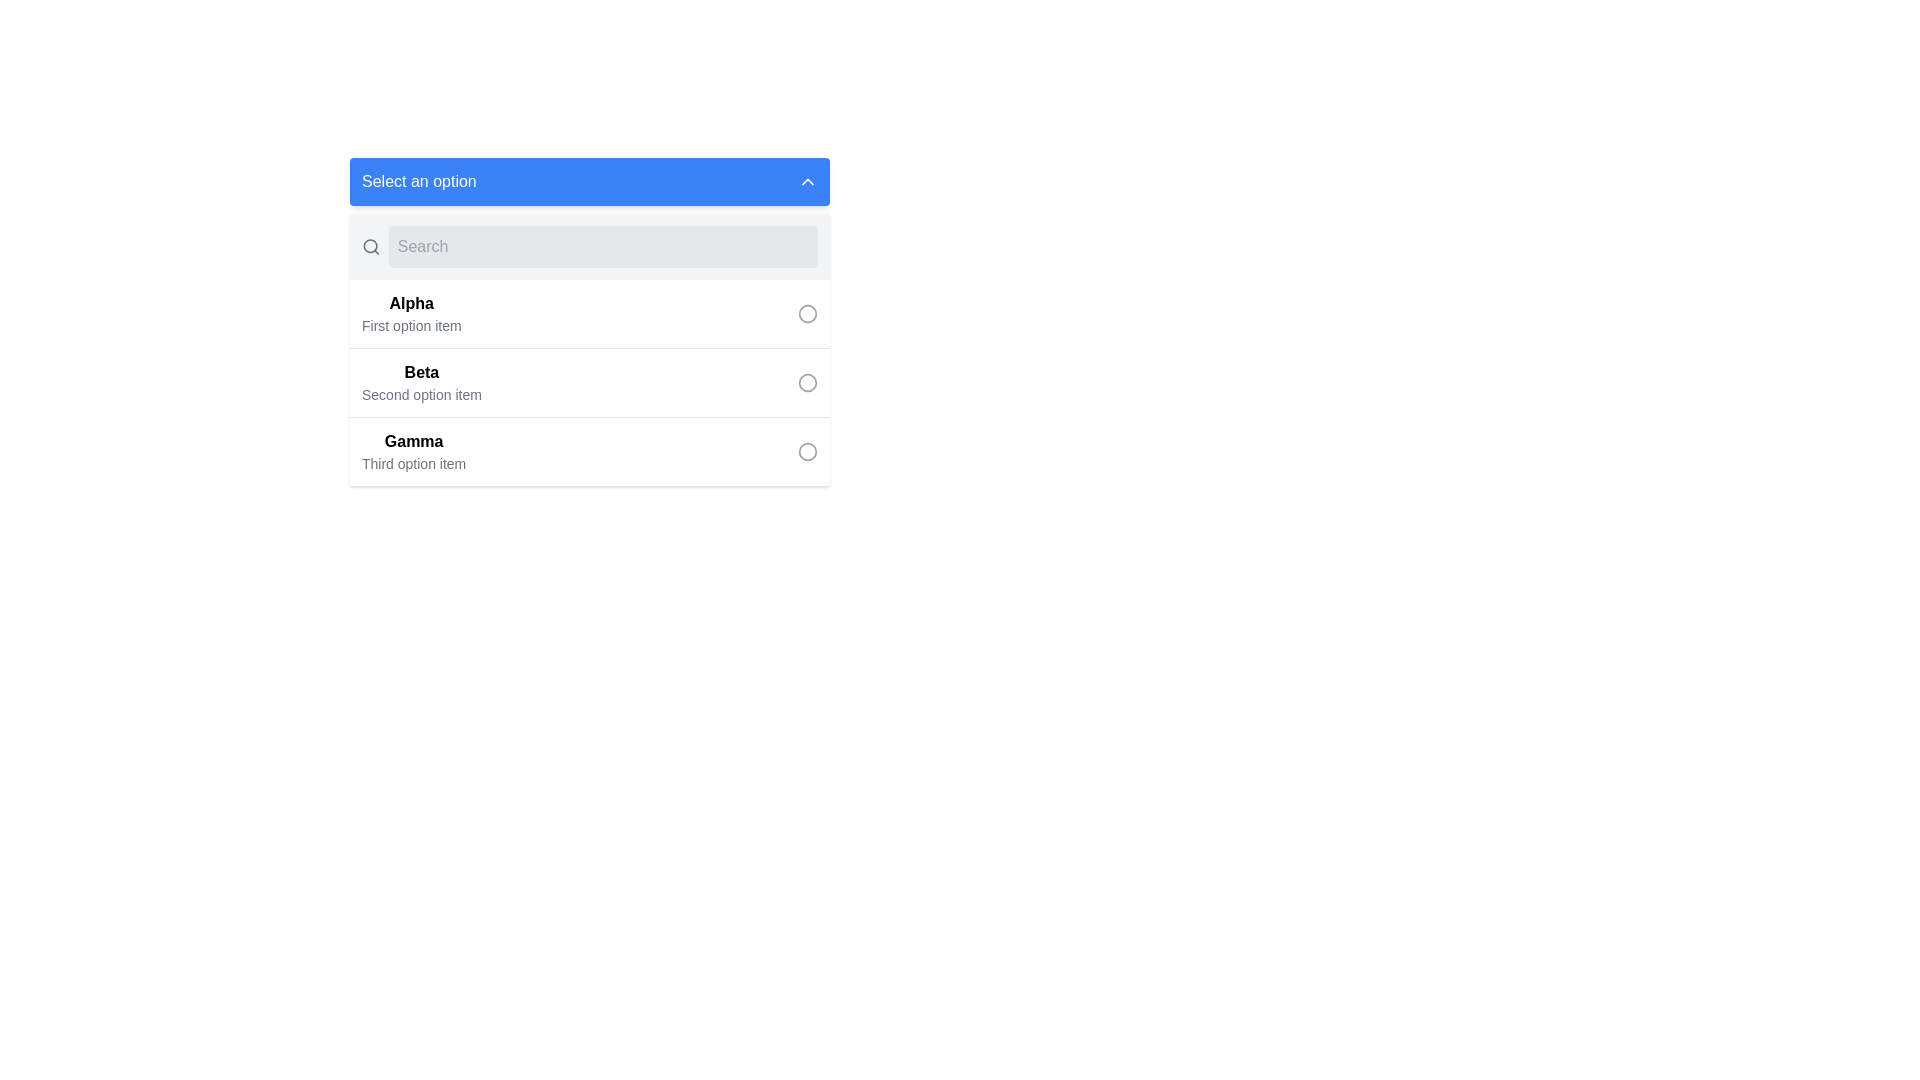 Image resolution: width=1920 pixels, height=1080 pixels. I want to click on the bold, black-styled text label displaying the word 'Alpha', which is the first item in the dropdown menu located directly below the search bar, so click(410, 304).